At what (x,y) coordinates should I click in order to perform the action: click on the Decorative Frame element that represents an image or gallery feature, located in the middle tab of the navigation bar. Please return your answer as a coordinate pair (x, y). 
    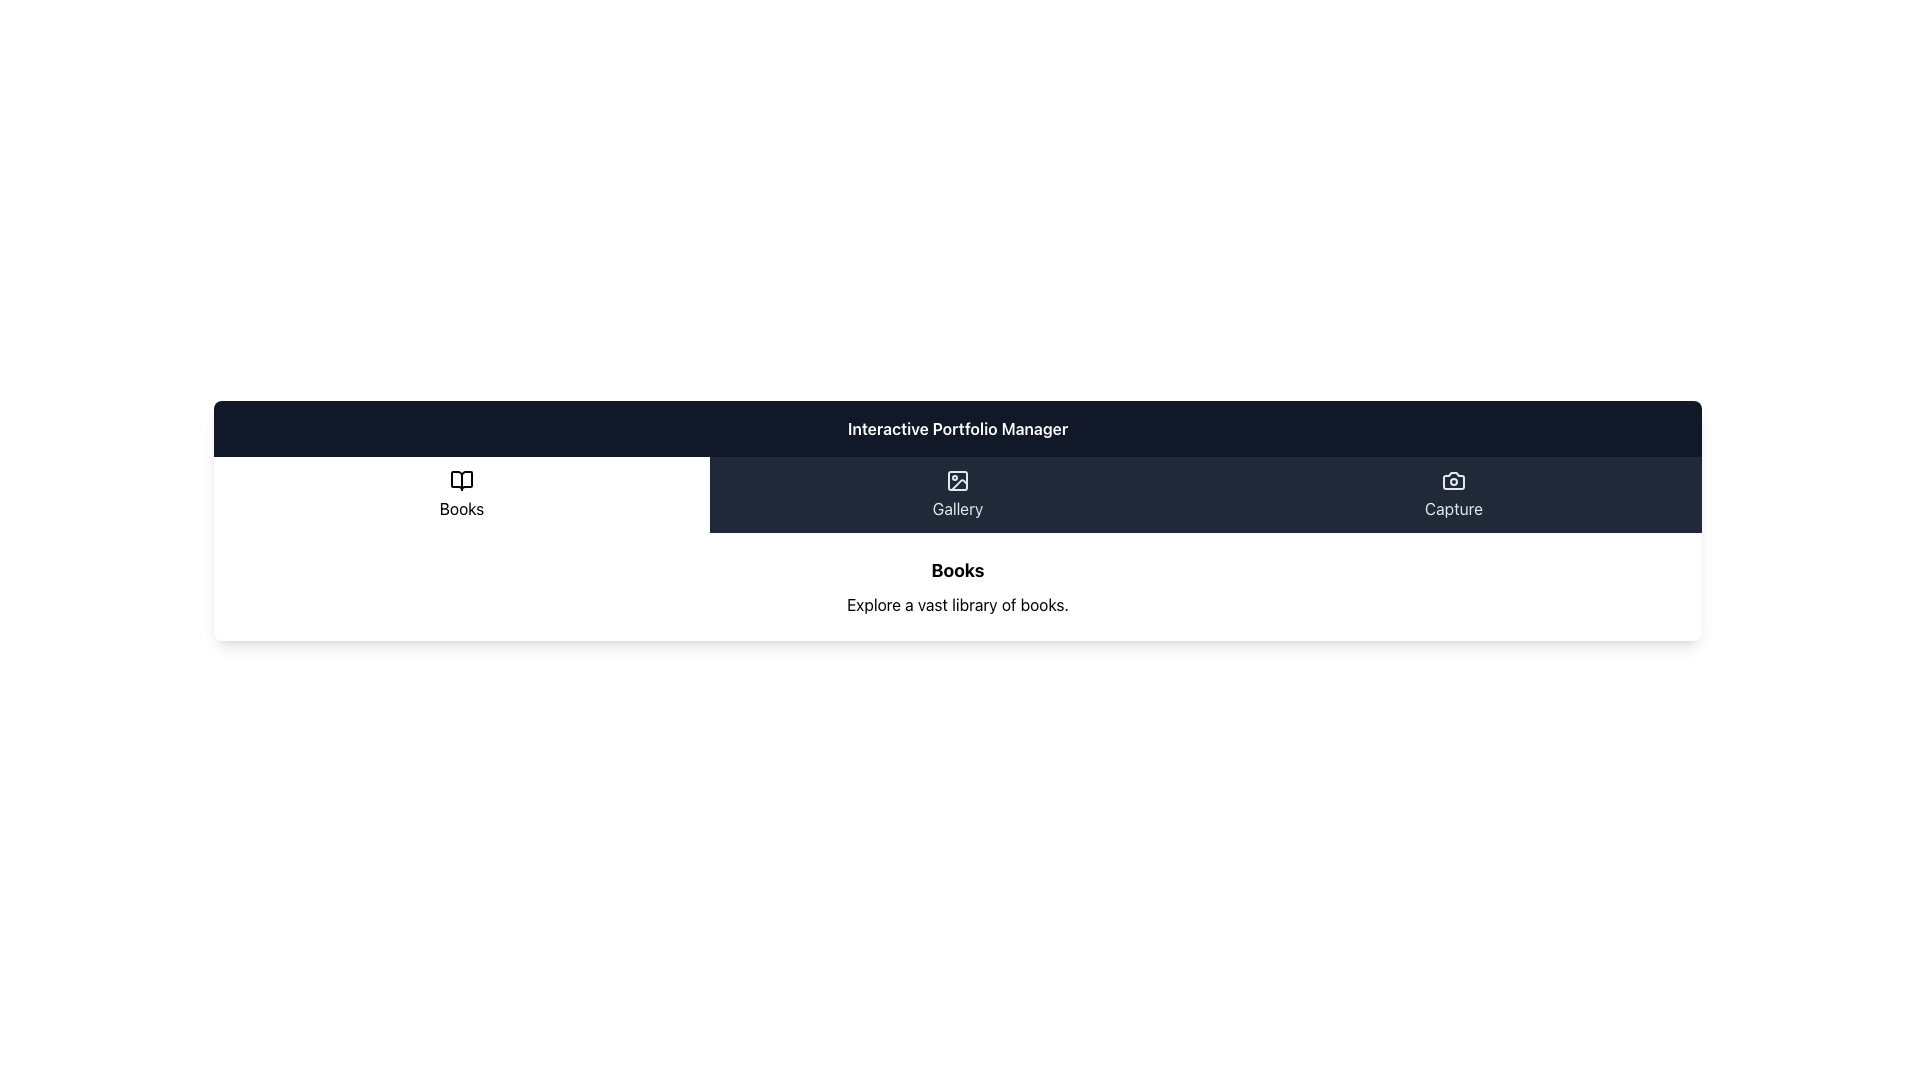
    Looking at the image, I should click on (957, 481).